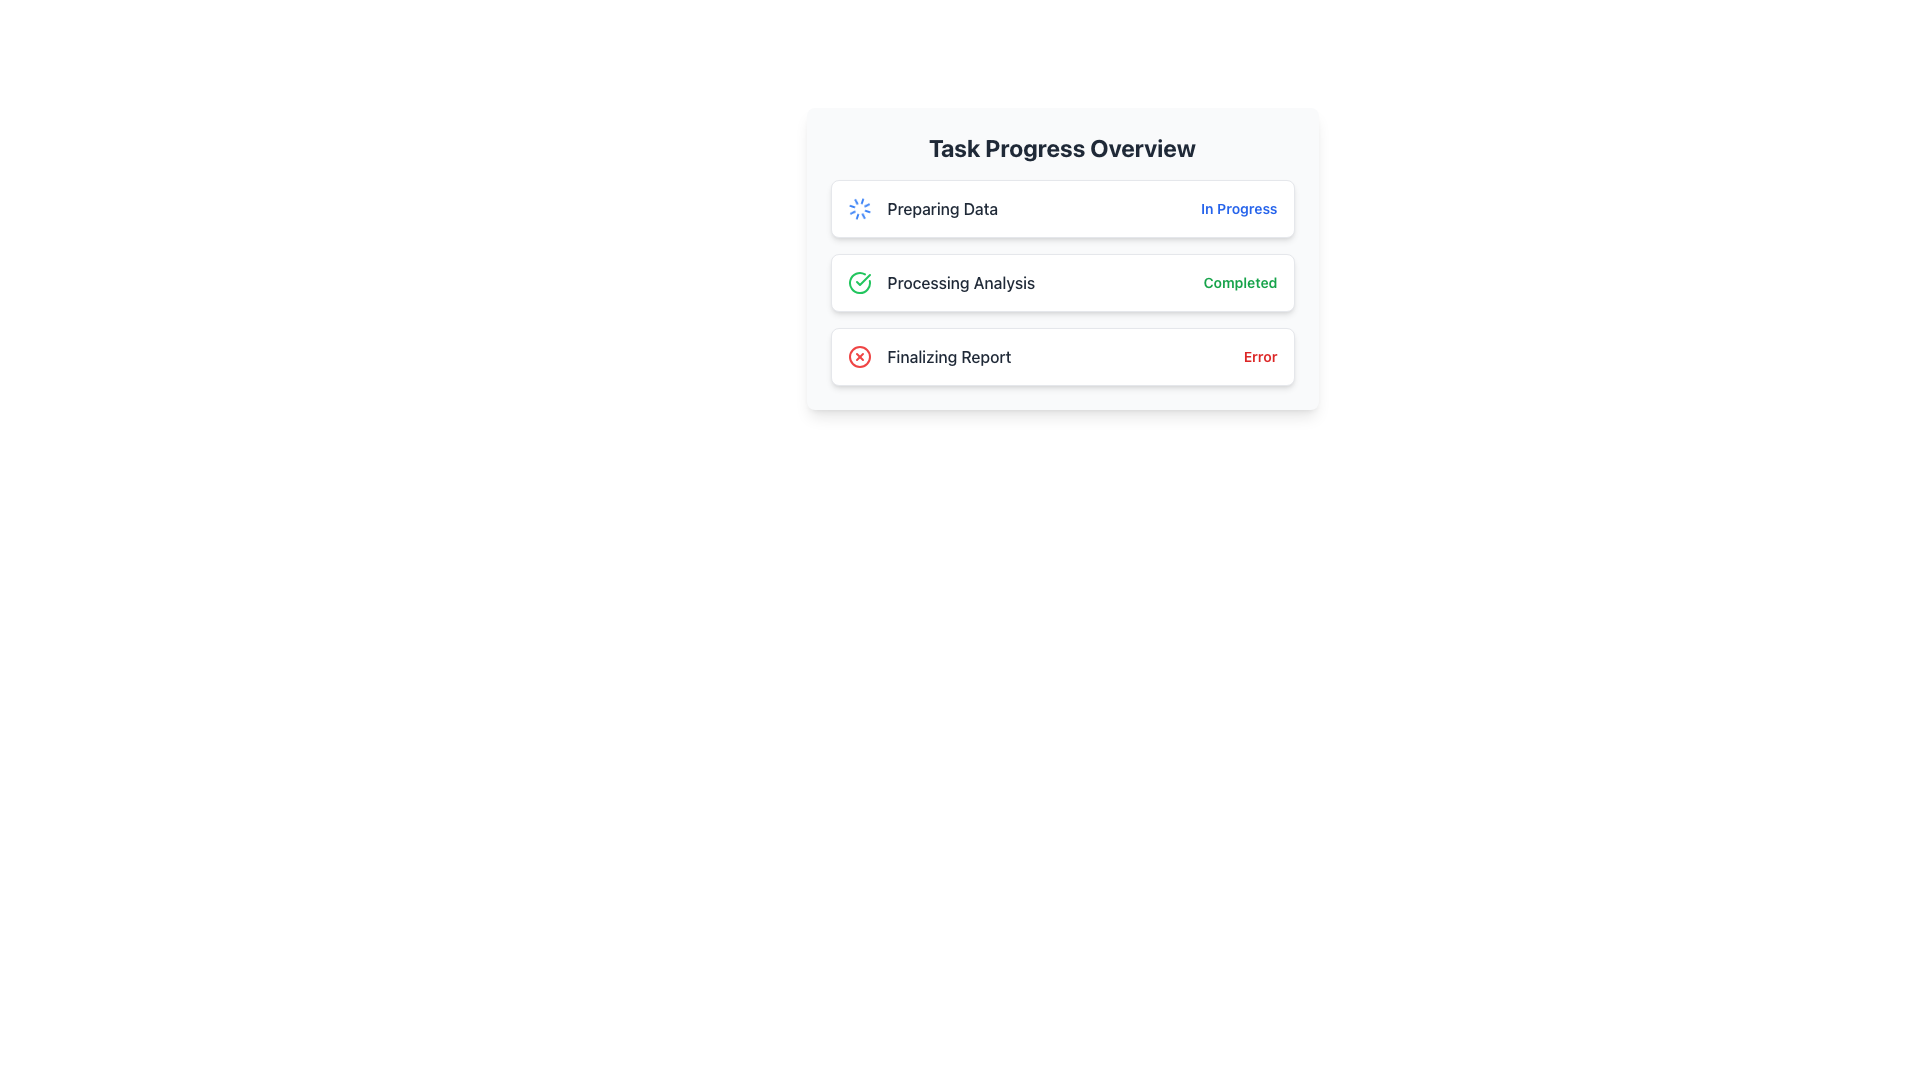  I want to click on status and details of the second progress item labeled 'Processing Analysis' with the completion status 'Completed' in the task progress overview interface, so click(1061, 282).